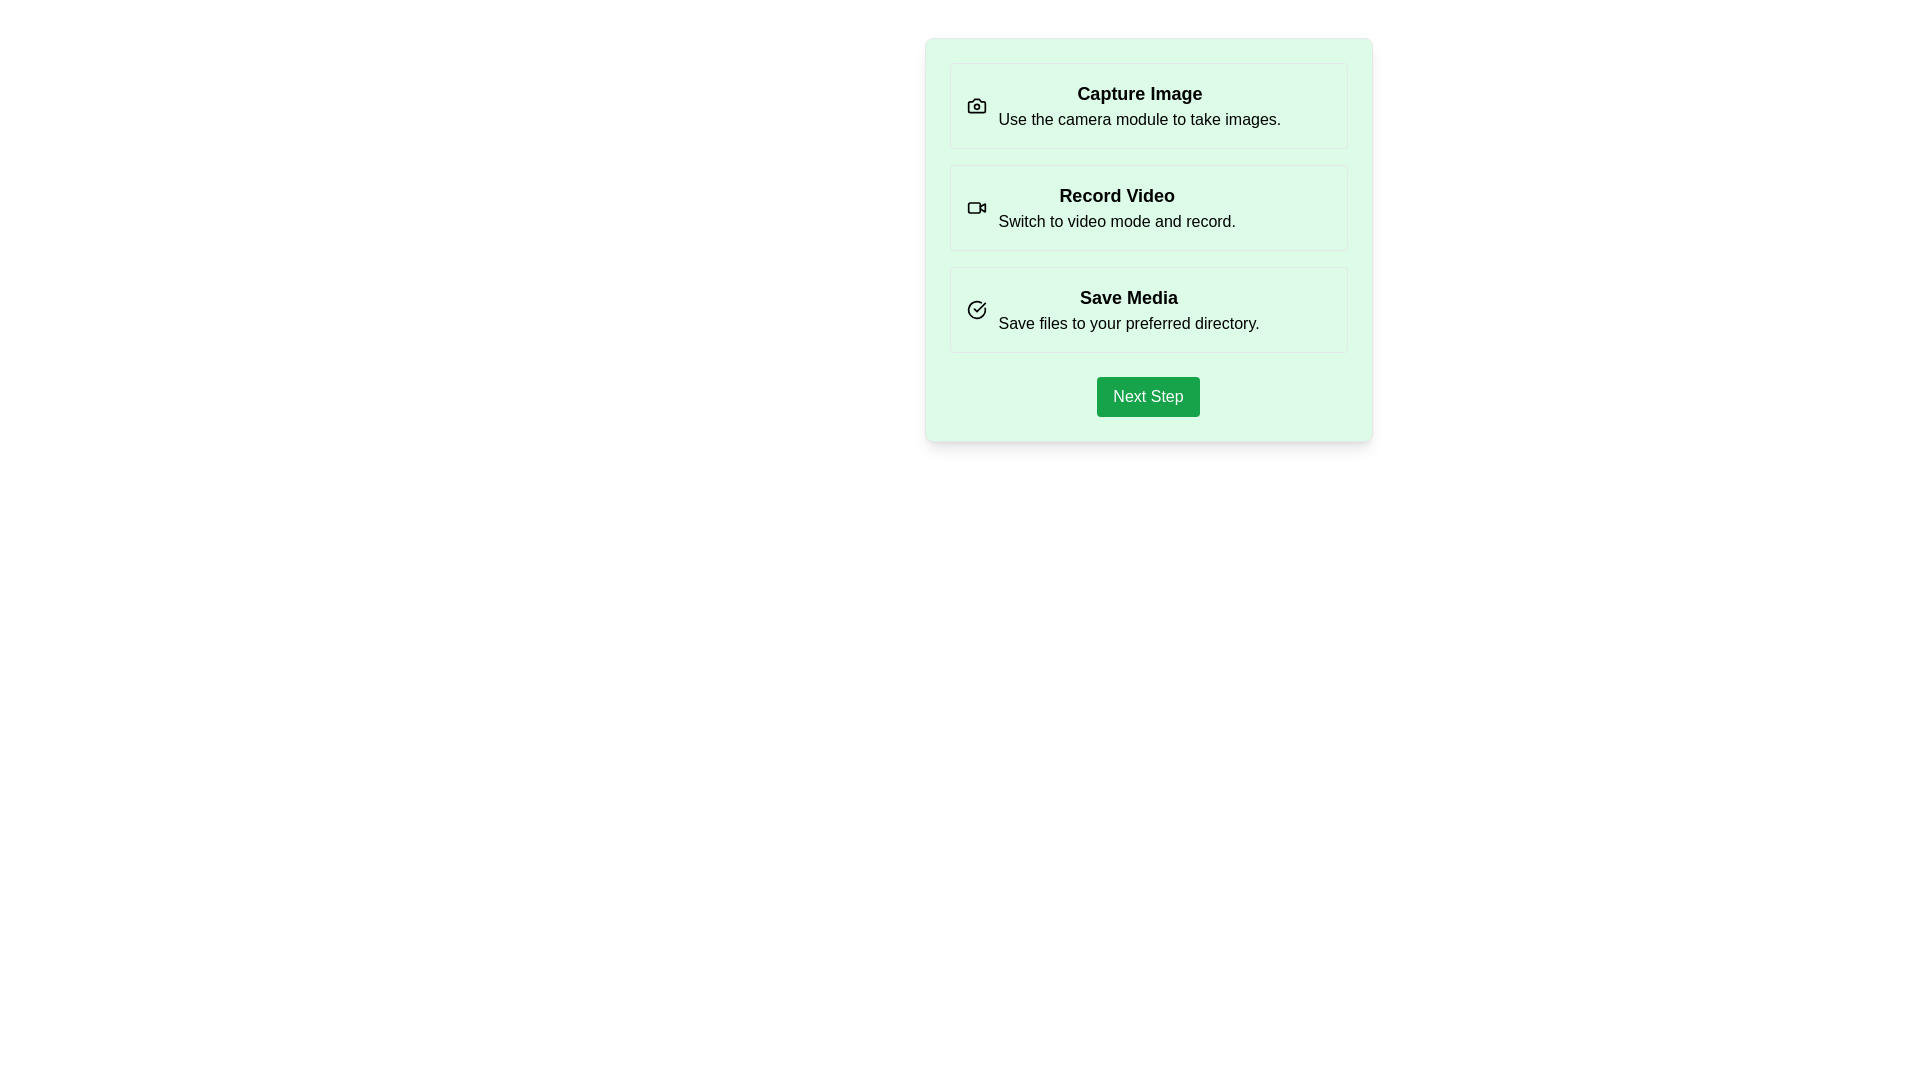 This screenshot has width=1920, height=1080. Describe the element at coordinates (1139, 119) in the screenshot. I see `the text snippet that reads 'Use the camera module to take images.' which is located directly below the bold header 'Capture Image' in the centered modal component` at that location.